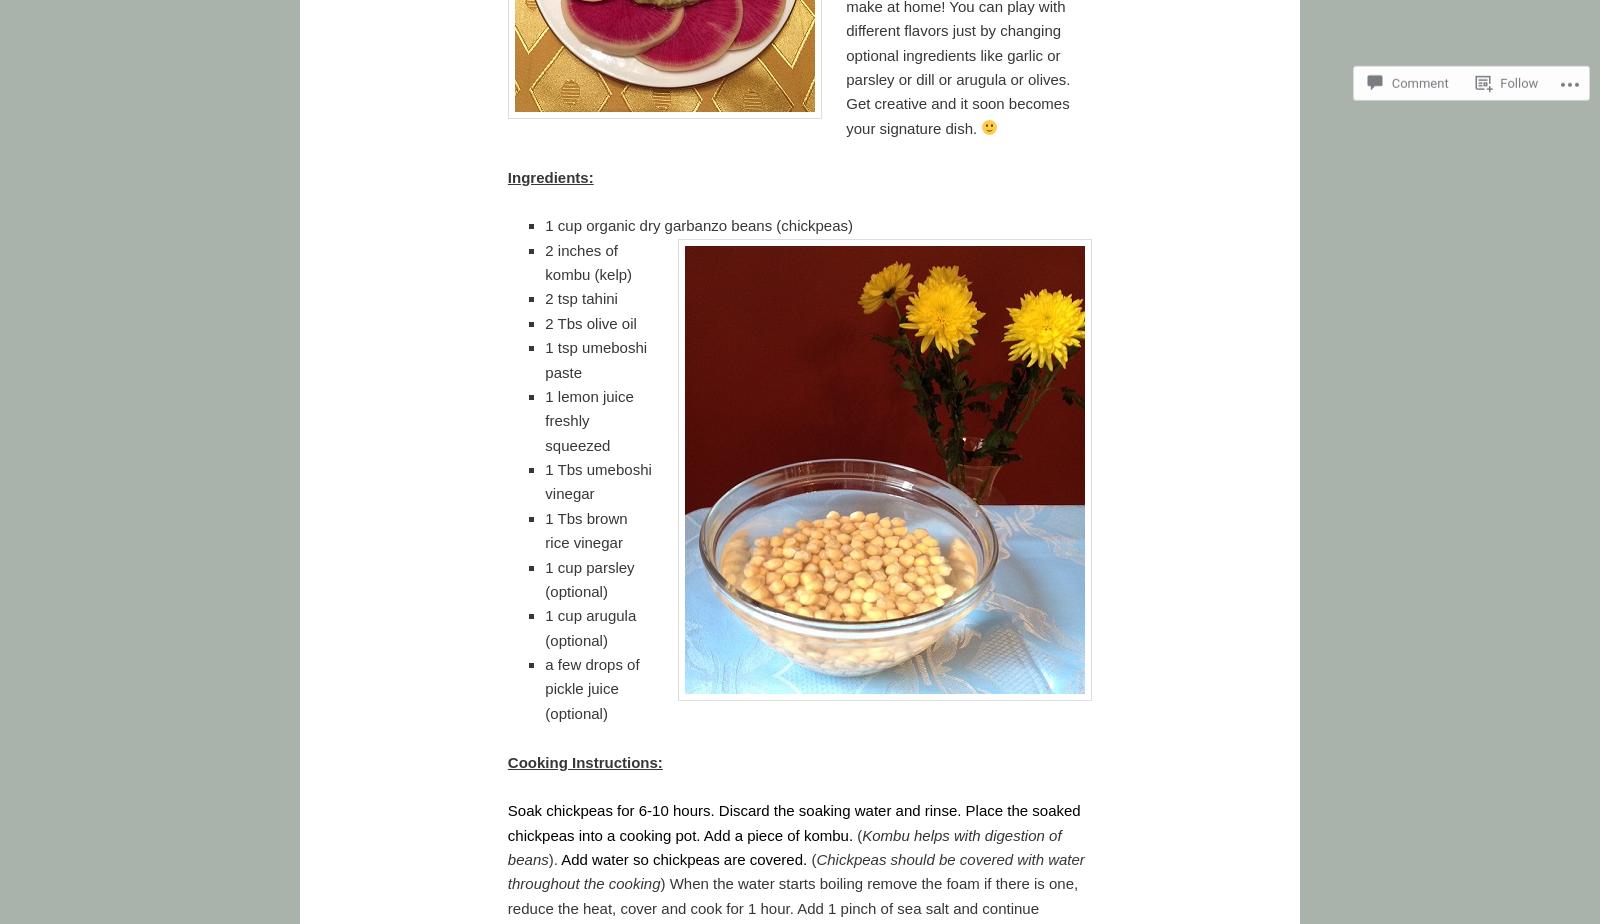  What do you see at coordinates (1519, 48) in the screenshot?
I see `'Follow'` at bounding box center [1519, 48].